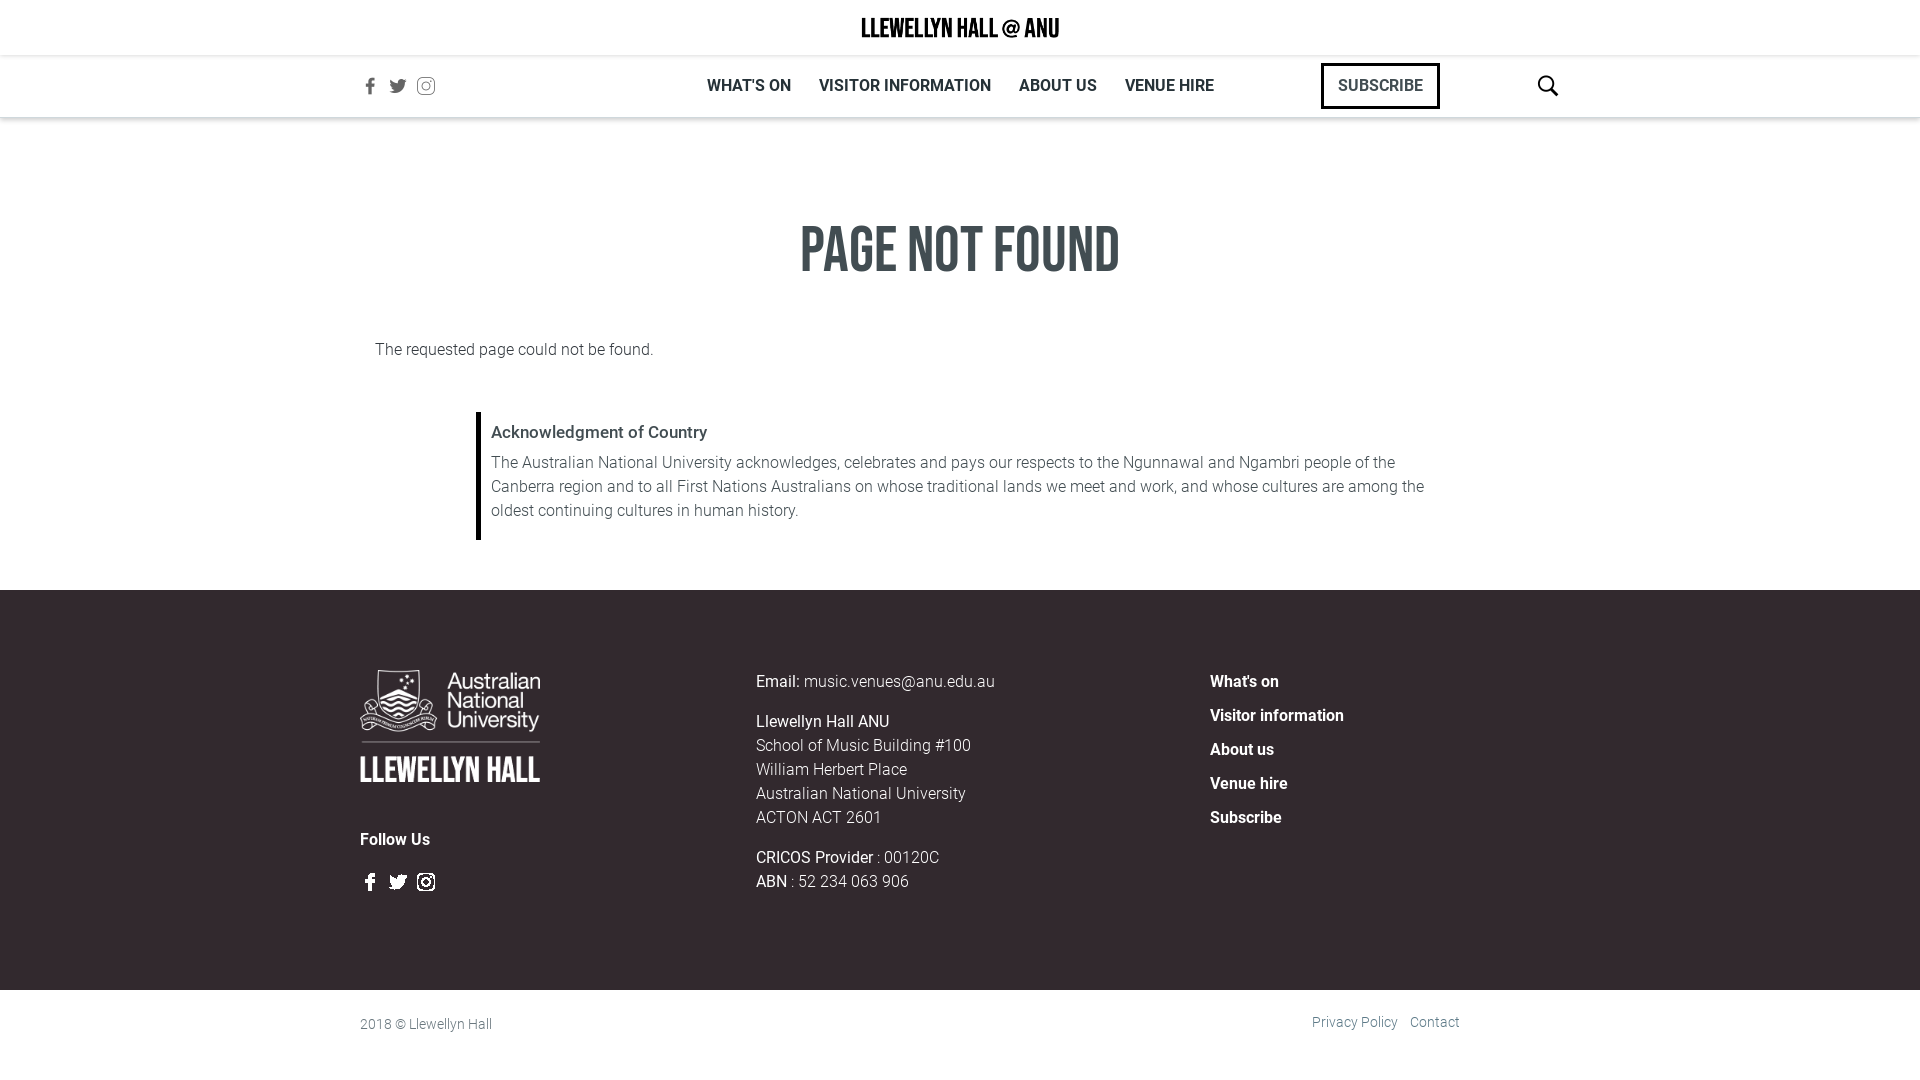 This screenshot has height=1080, width=1920. What do you see at coordinates (1168, 84) in the screenshot?
I see `'VENUE HIRE'` at bounding box center [1168, 84].